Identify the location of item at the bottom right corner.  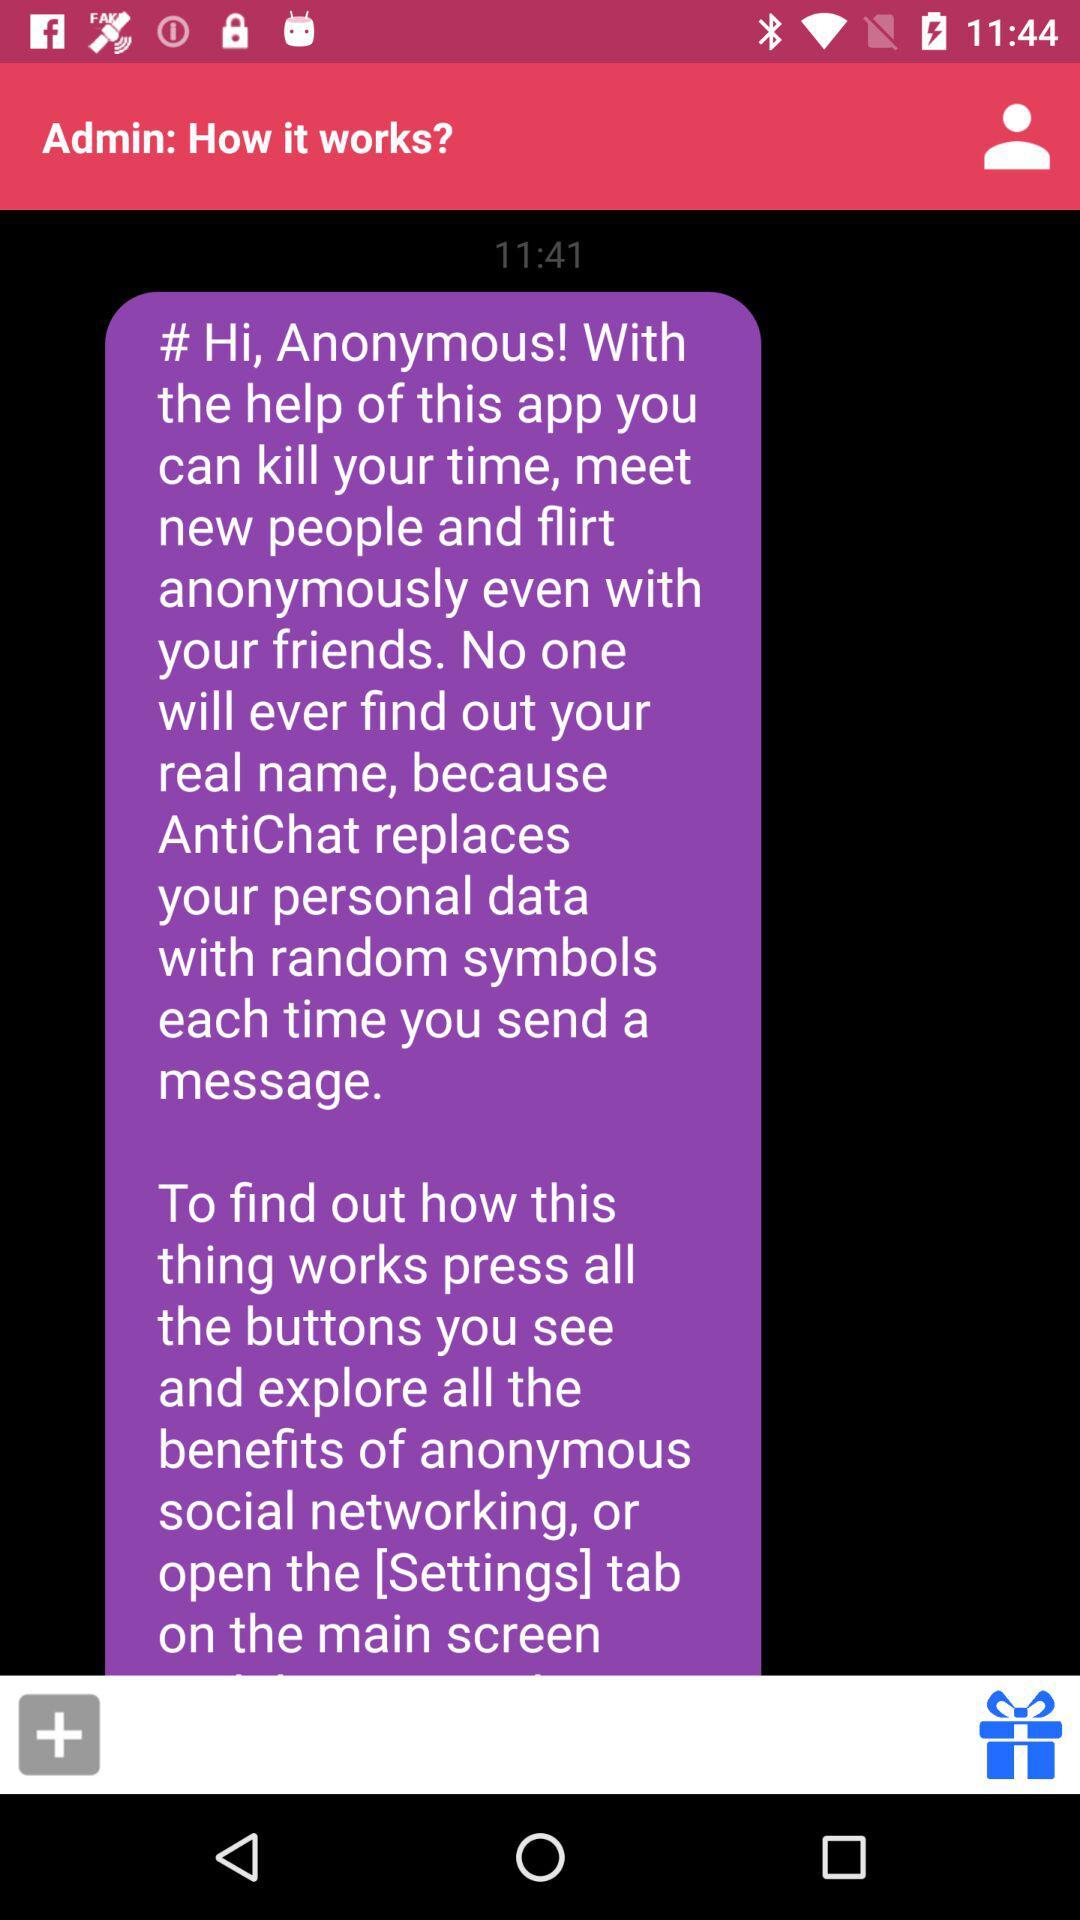
(1020, 1733).